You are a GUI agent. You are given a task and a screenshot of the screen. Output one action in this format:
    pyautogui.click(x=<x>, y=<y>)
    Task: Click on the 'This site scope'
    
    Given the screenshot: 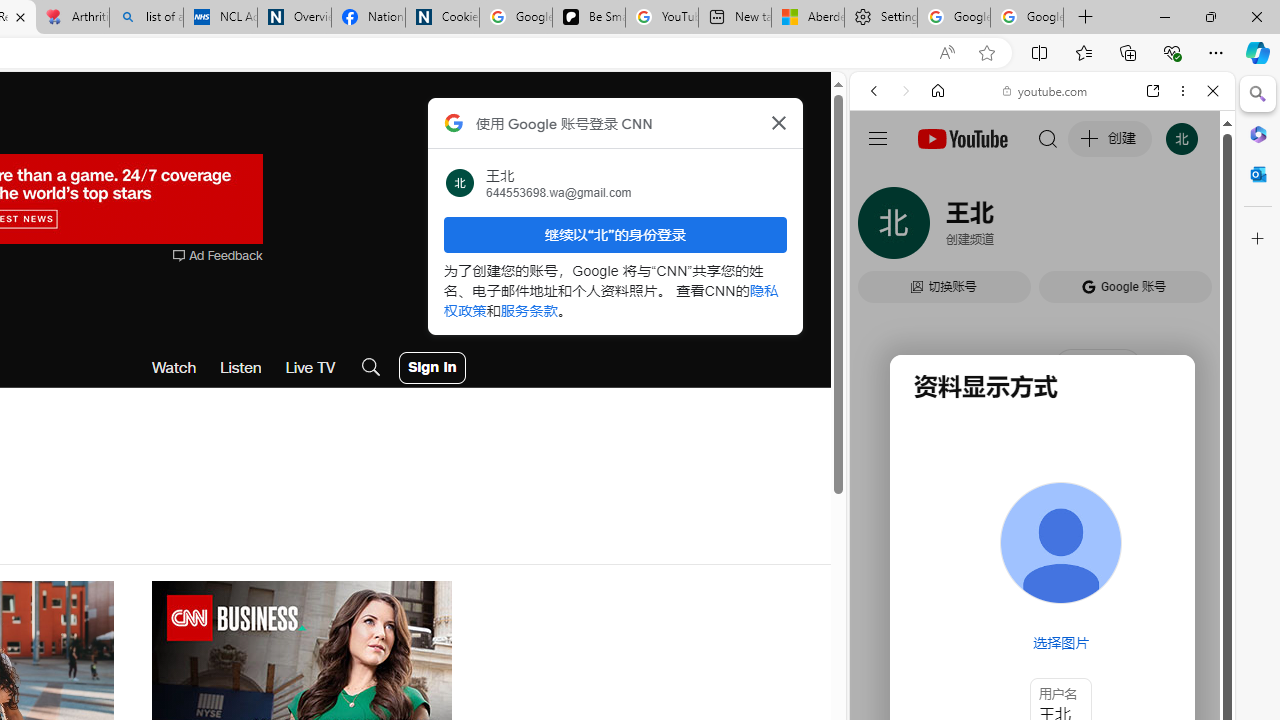 What is the action you would take?
    pyautogui.click(x=935, y=180)
    